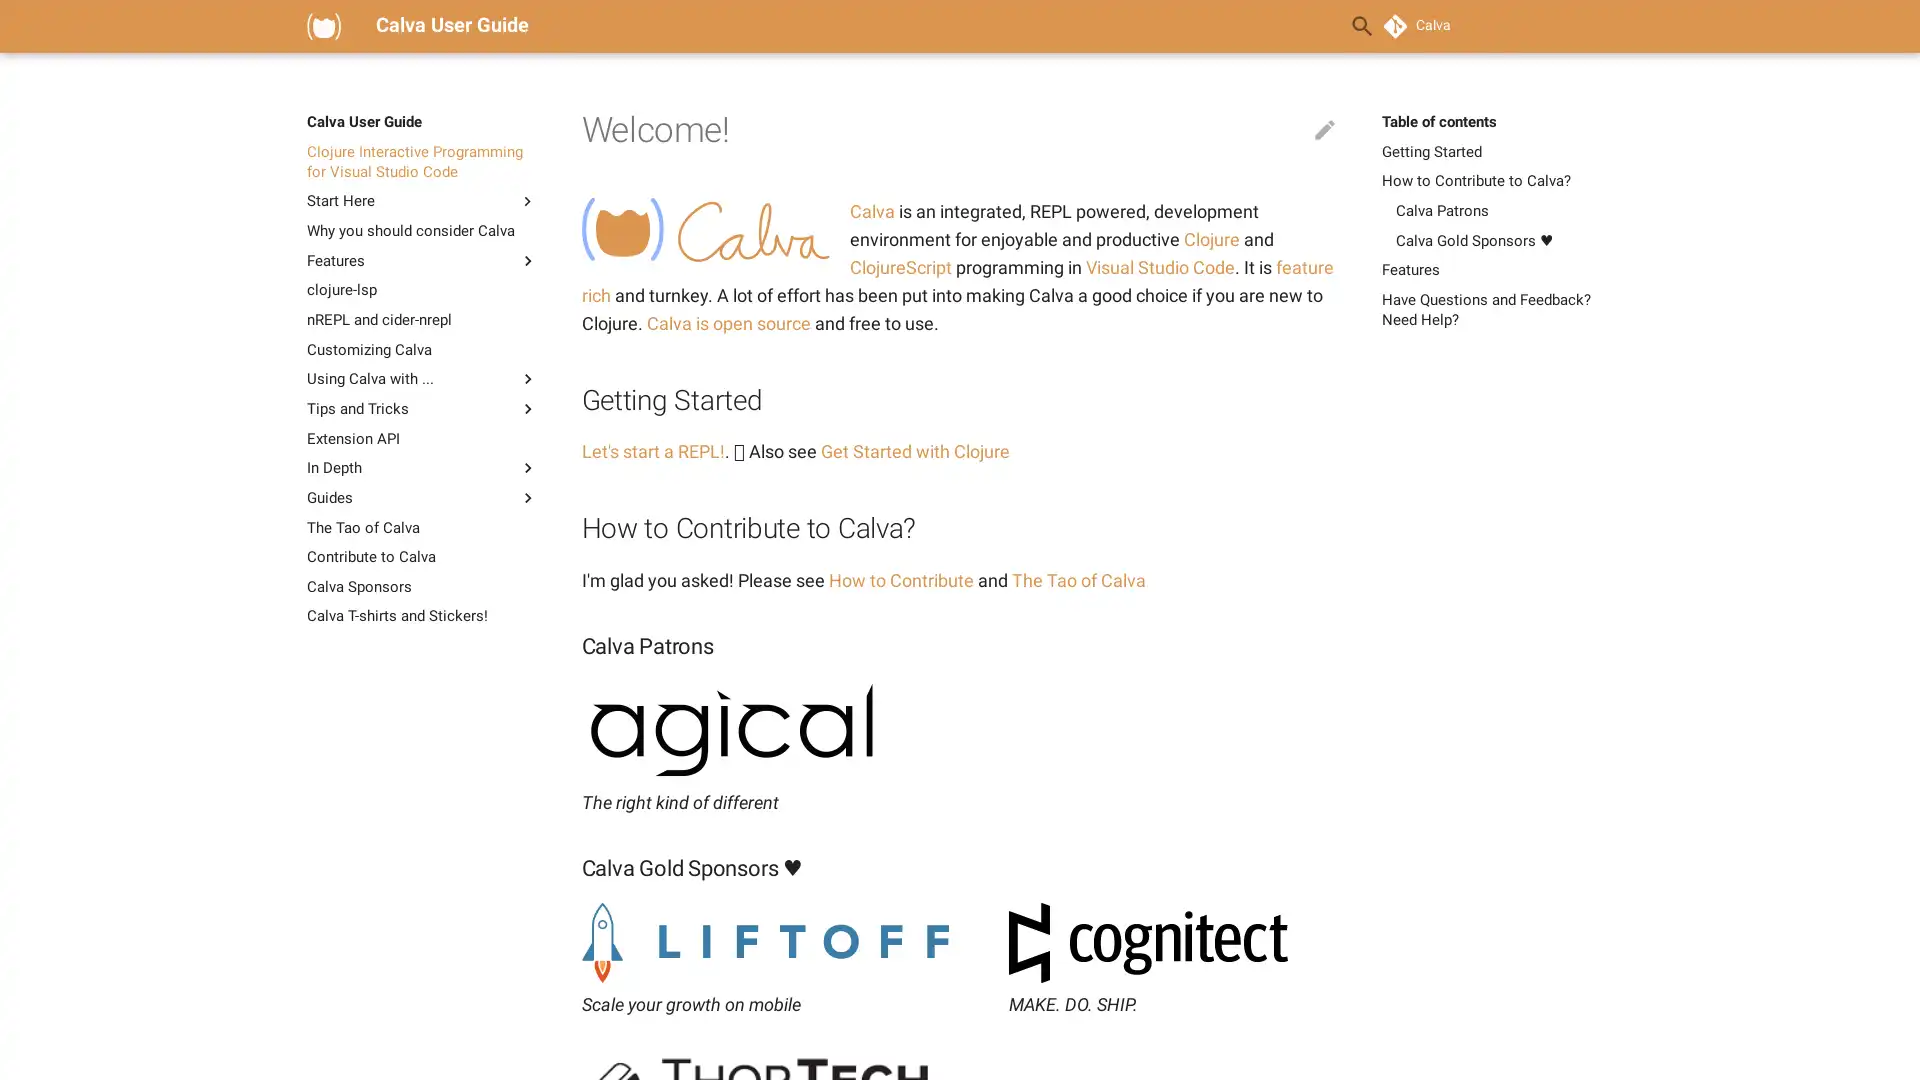  Describe the element at coordinates (1314, 26) in the screenshot. I see `Clear` at that location.